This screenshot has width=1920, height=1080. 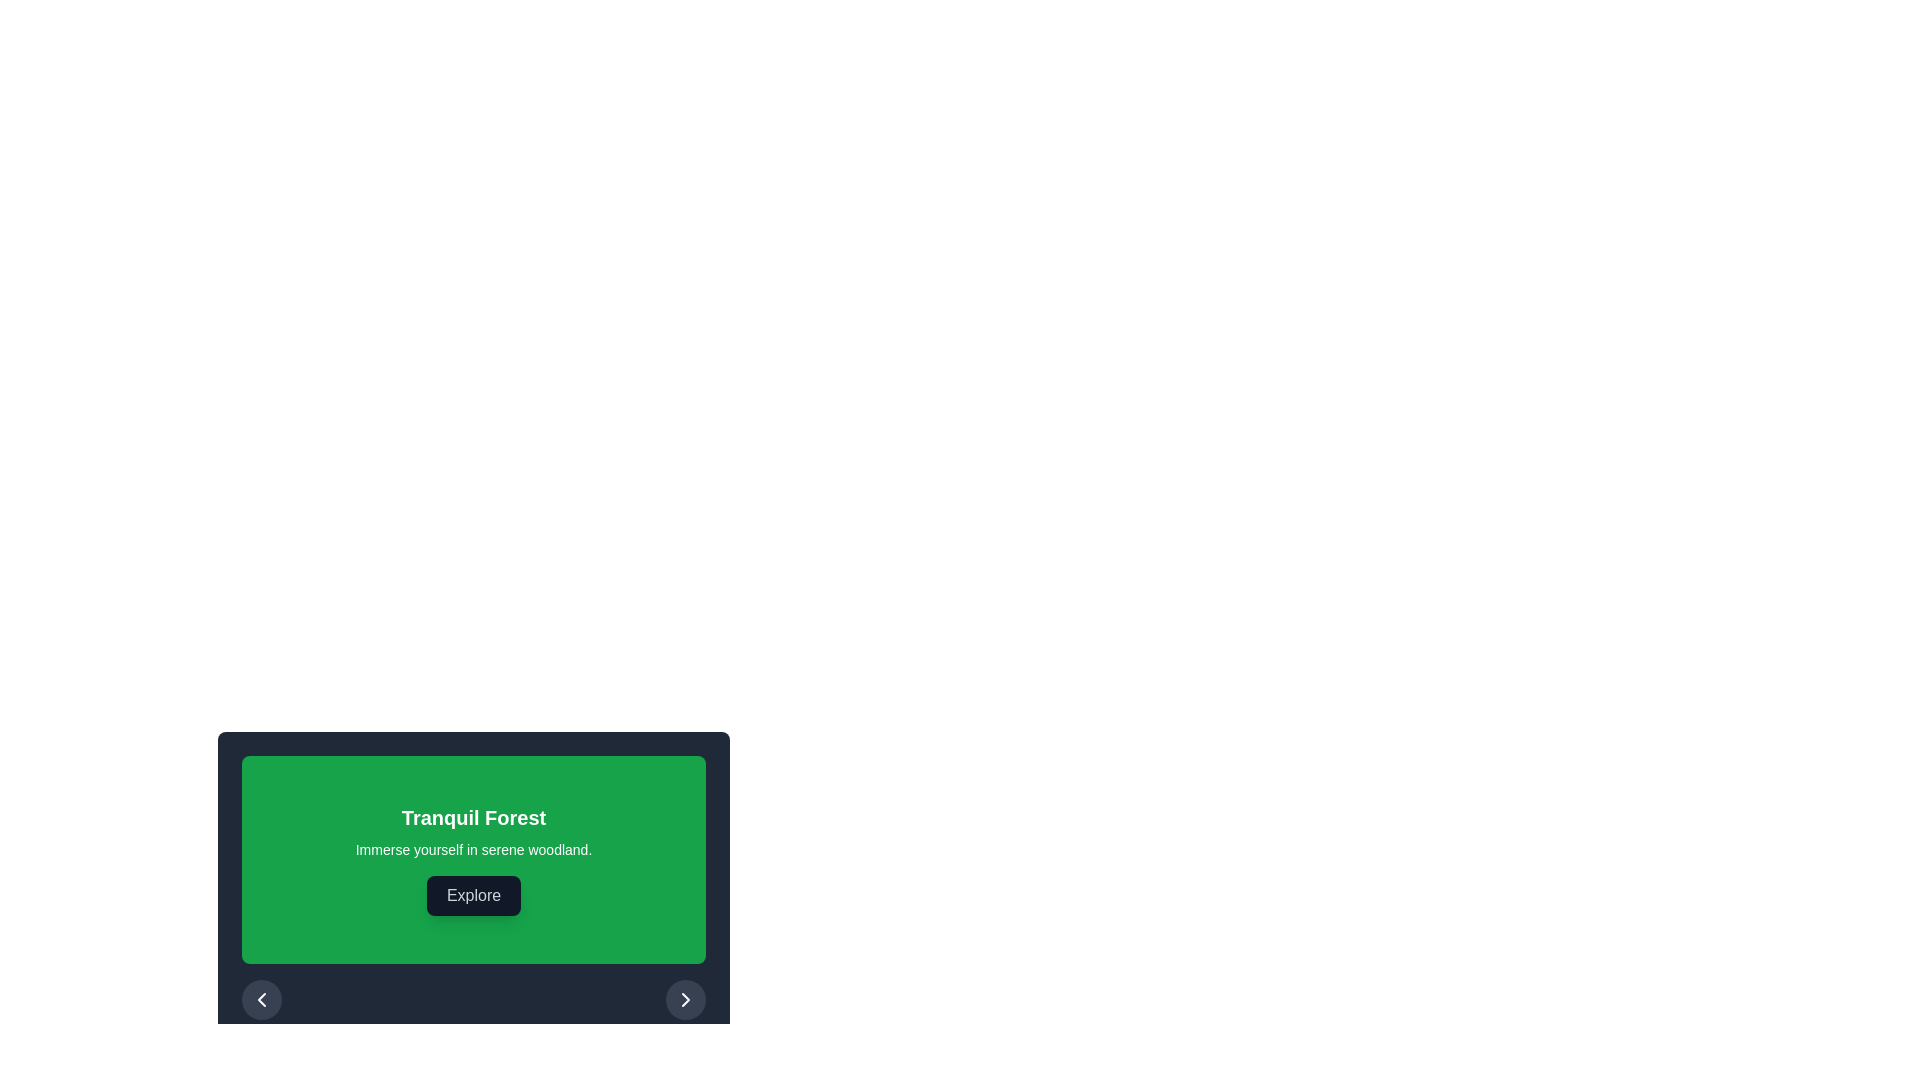 I want to click on the circular button with a leftward-pointing arrow icon located at the bottom-left of the card interface, so click(x=261, y=999).